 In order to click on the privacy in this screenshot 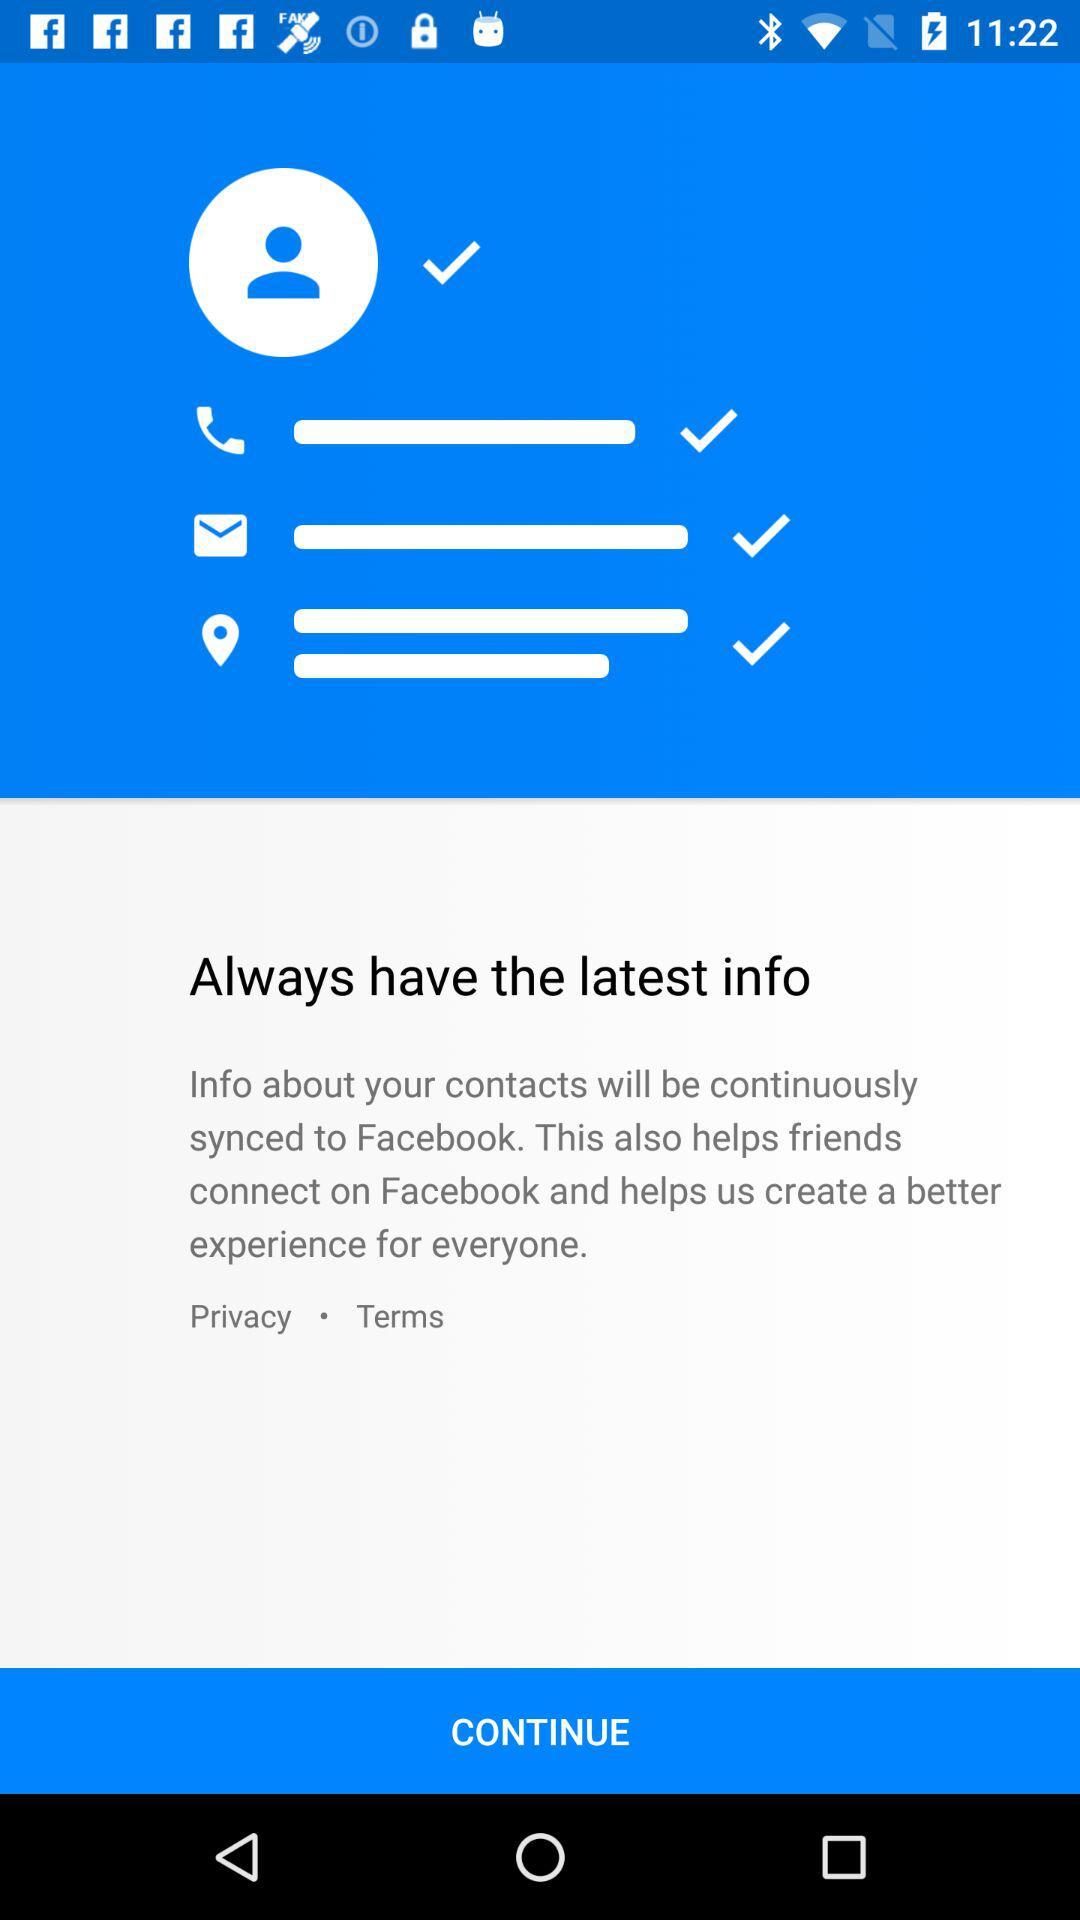, I will do `click(239, 1315)`.